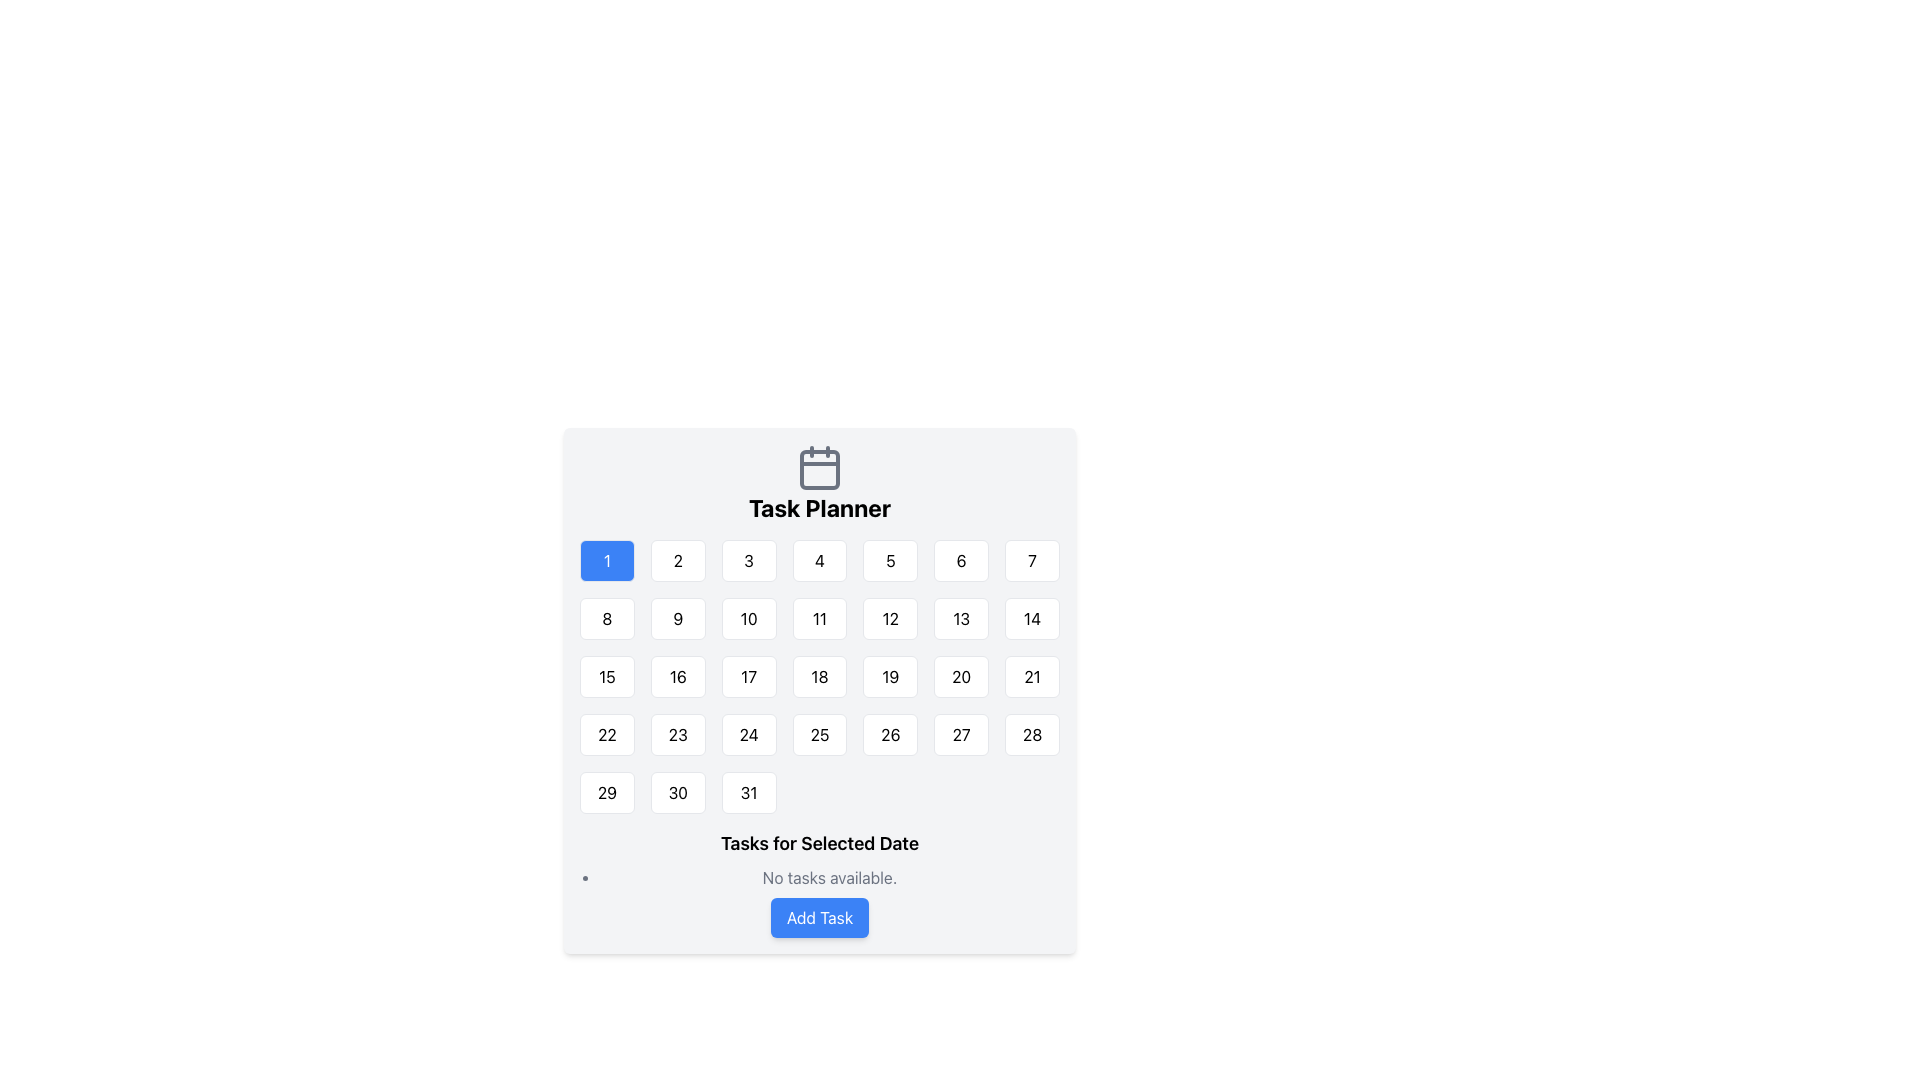  Describe the element at coordinates (605, 735) in the screenshot. I see `the button representing the 22nd day in the calendar grid` at that location.